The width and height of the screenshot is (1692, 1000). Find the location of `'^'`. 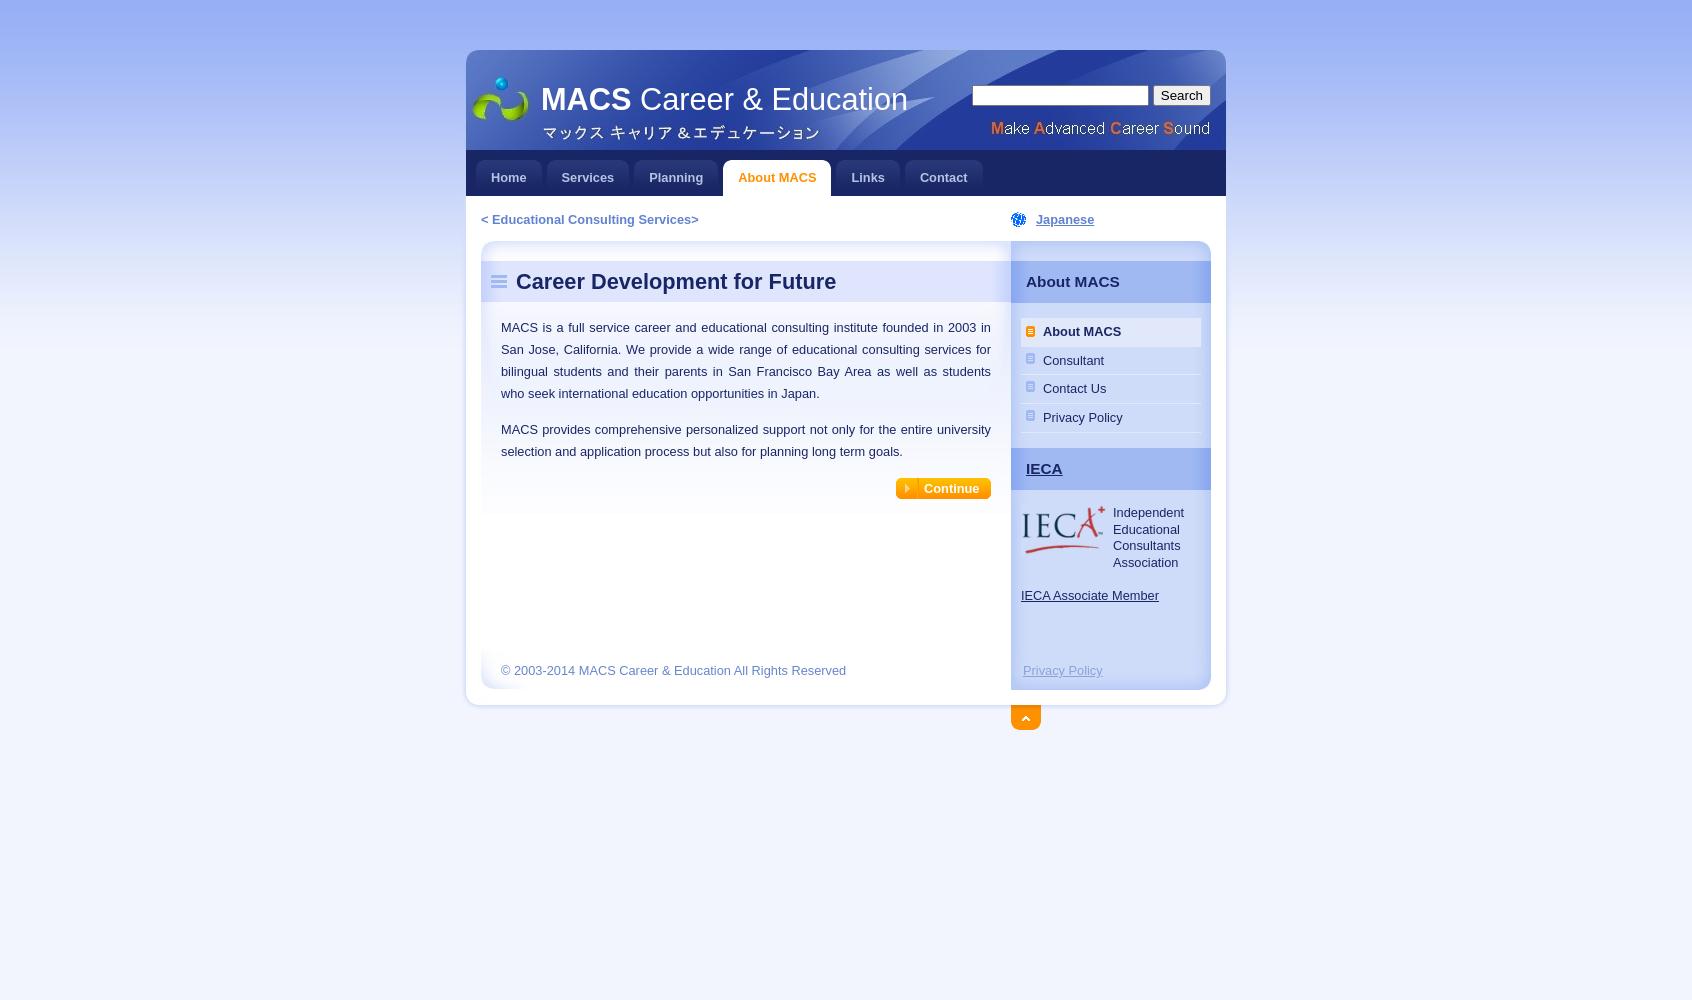

'^' is located at coordinates (1013, 713).